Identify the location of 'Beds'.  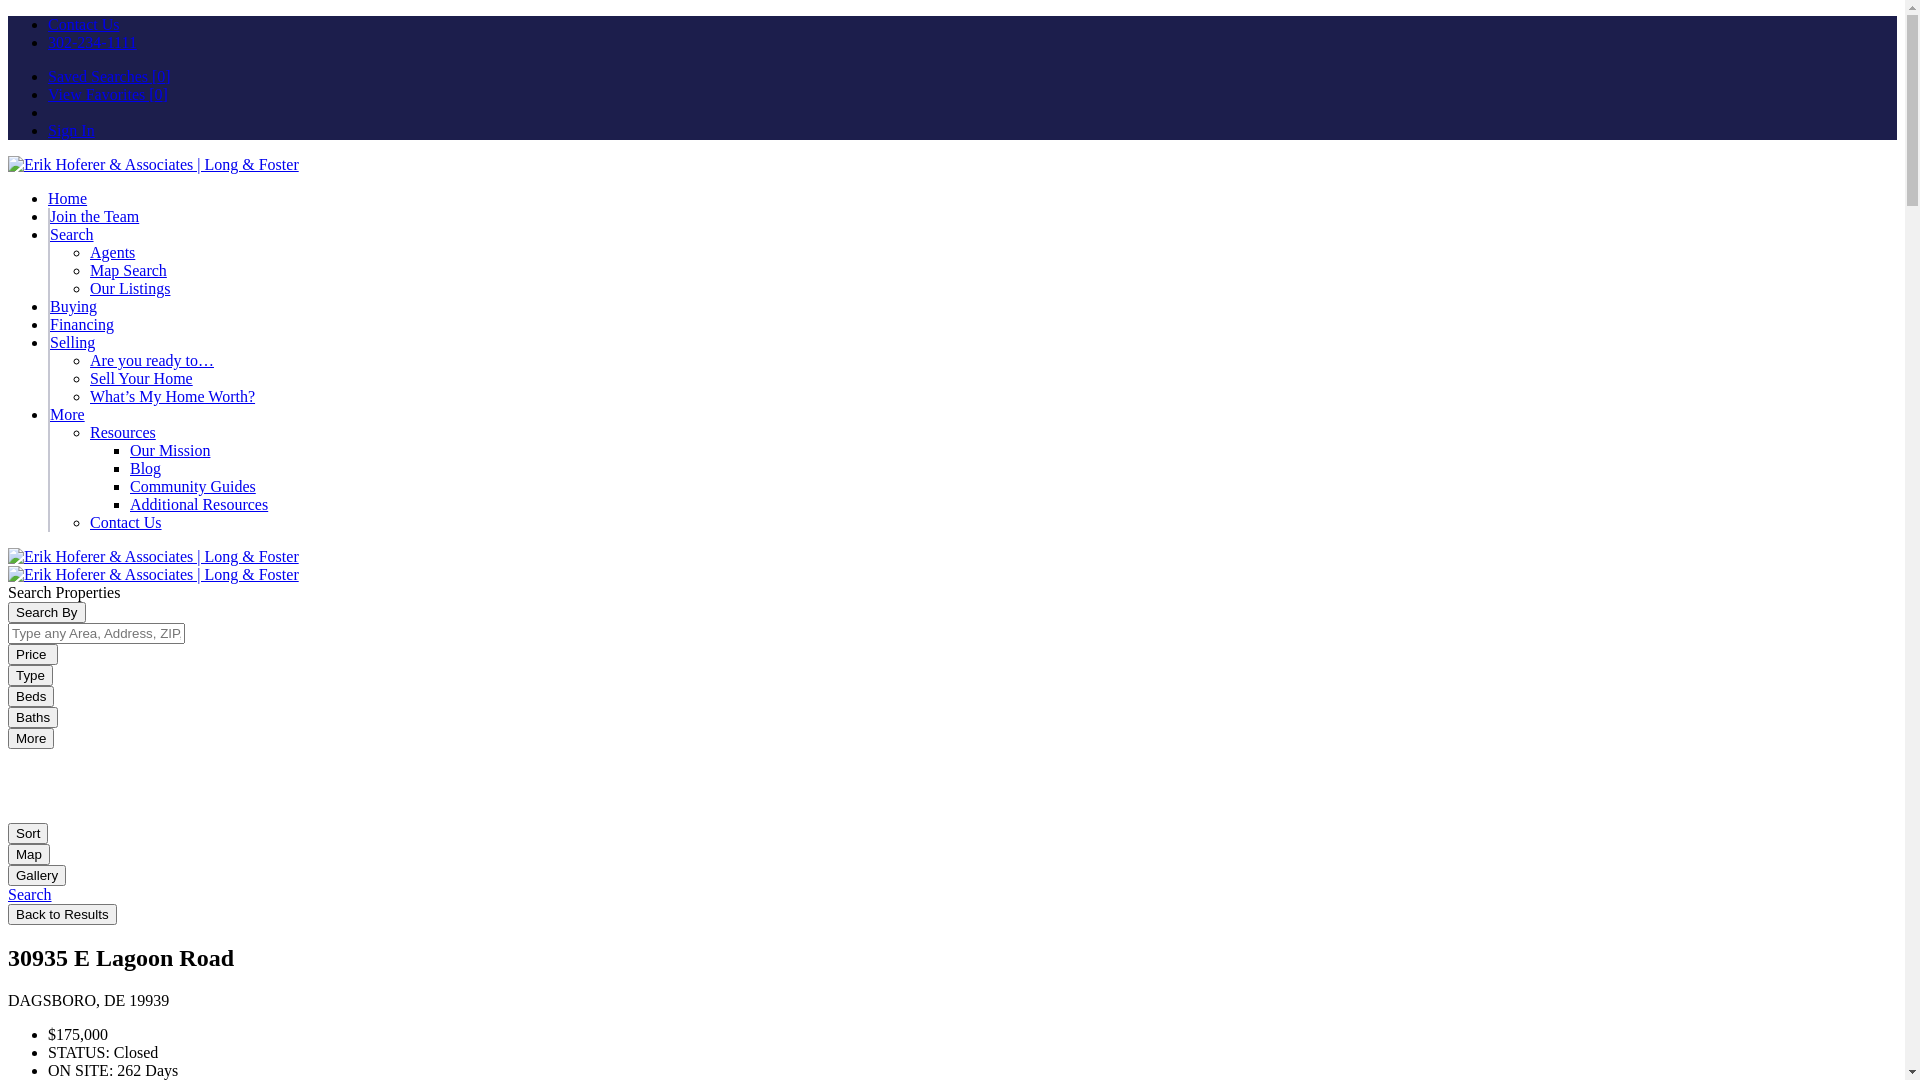
(8, 695).